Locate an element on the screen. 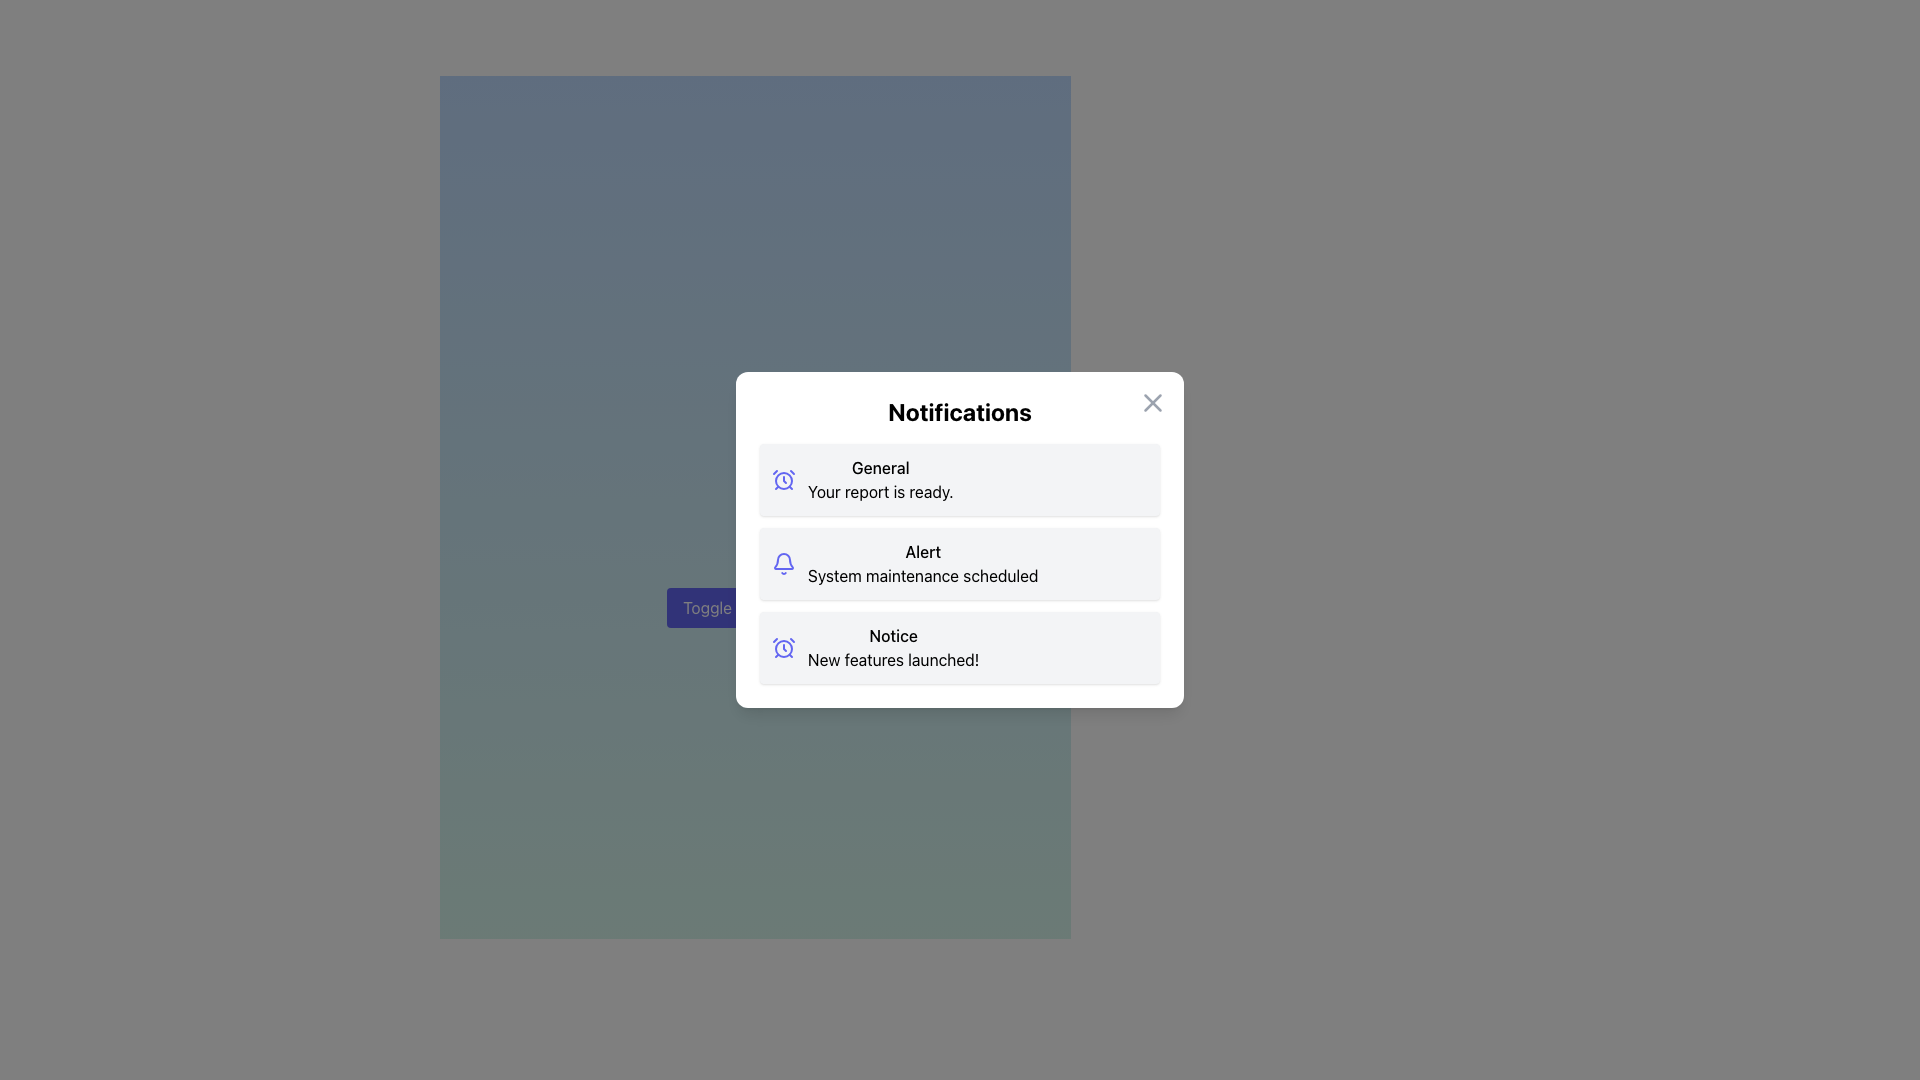 The width and height of the screenshot is (1920, 1080). the close button icon located at the top-right corner of the notifications dialog box is located at coordinates (1152, 402).